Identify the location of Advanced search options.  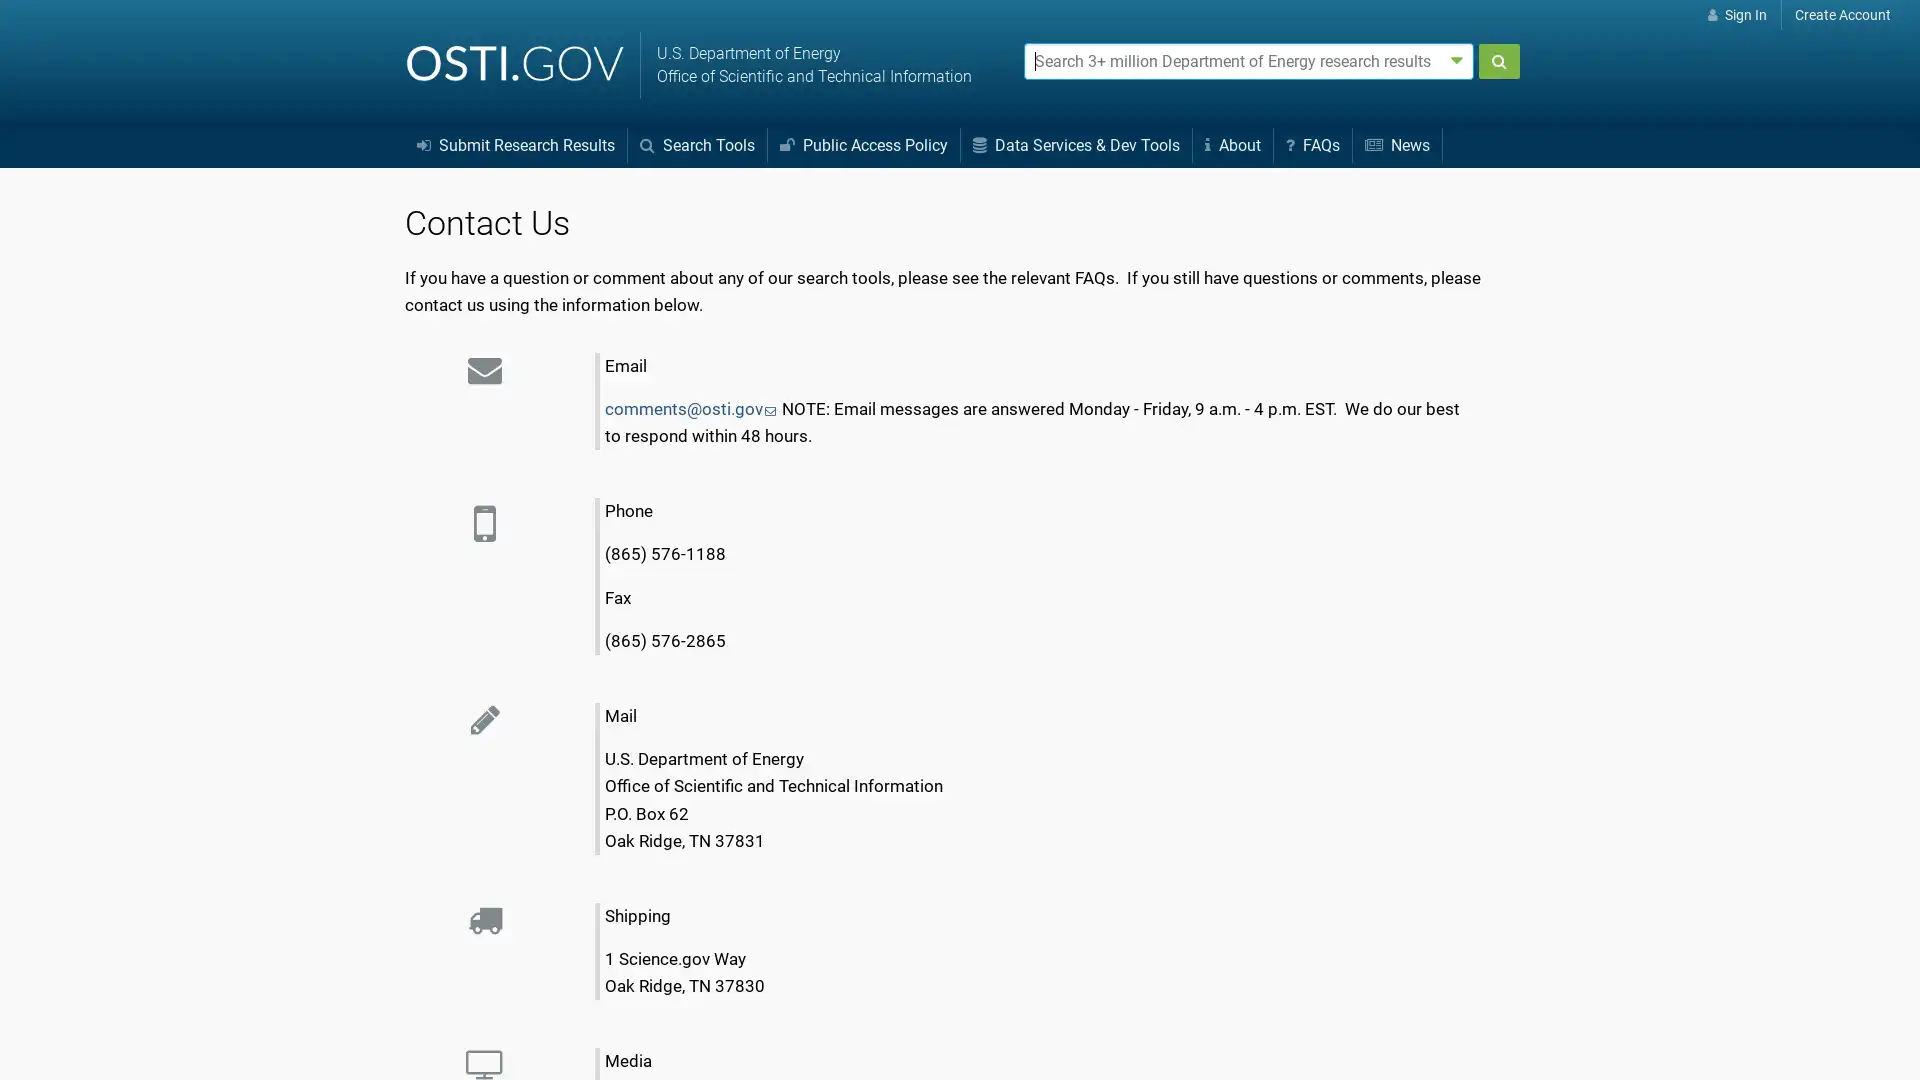
(1457, 59).